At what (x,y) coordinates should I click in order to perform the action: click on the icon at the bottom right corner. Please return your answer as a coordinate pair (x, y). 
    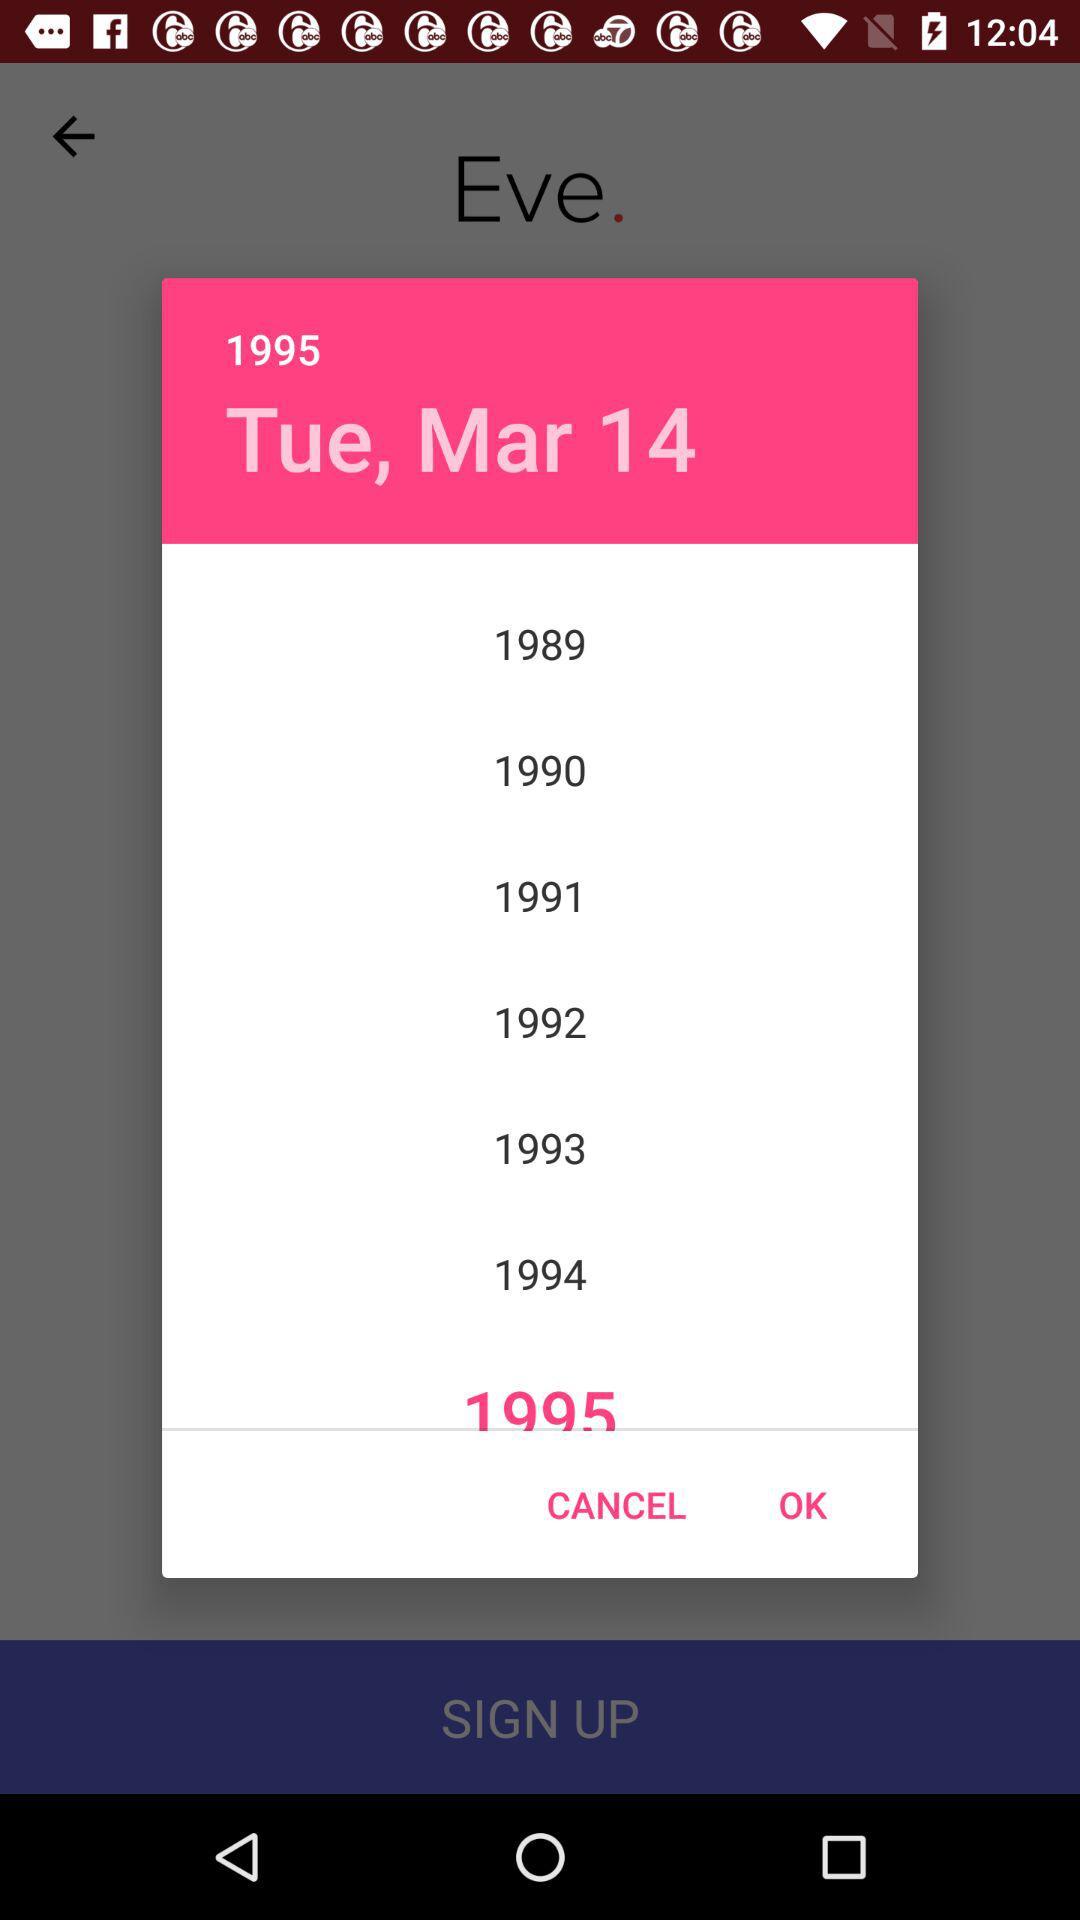
    Looking at the image, I should click on (801, 1504).